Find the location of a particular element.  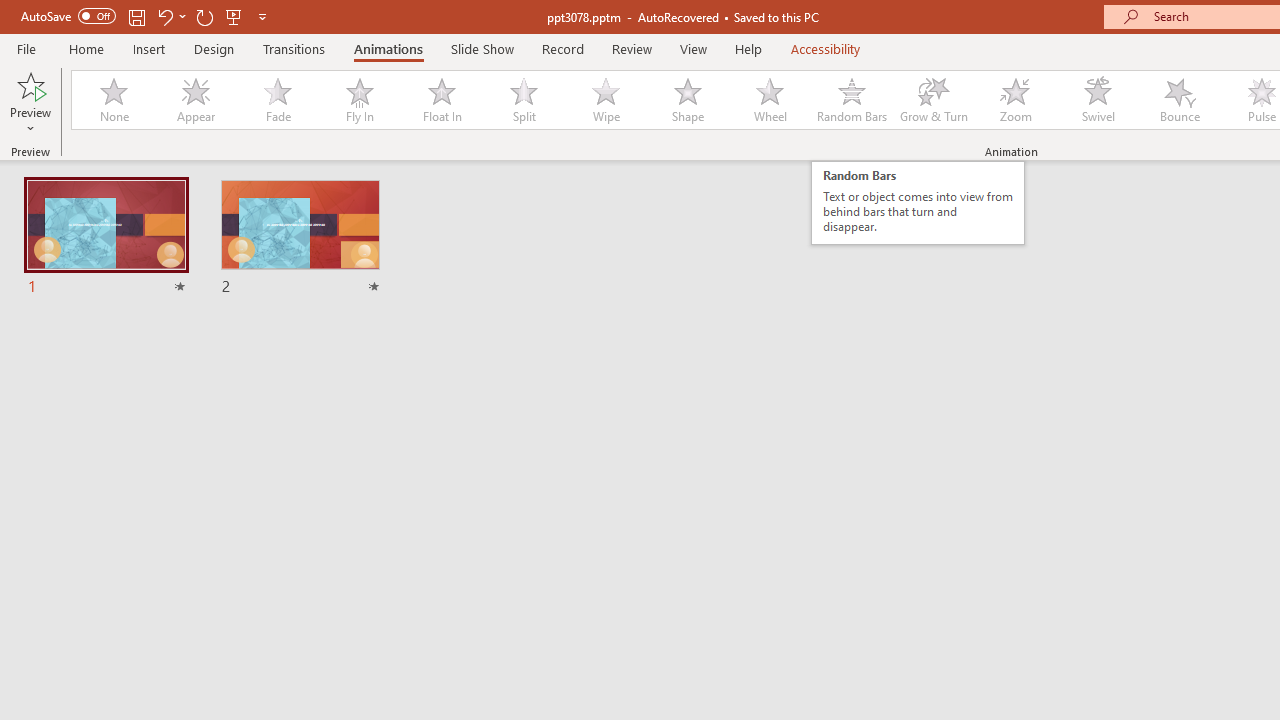

'Split' is located at coordinates (523, 100).